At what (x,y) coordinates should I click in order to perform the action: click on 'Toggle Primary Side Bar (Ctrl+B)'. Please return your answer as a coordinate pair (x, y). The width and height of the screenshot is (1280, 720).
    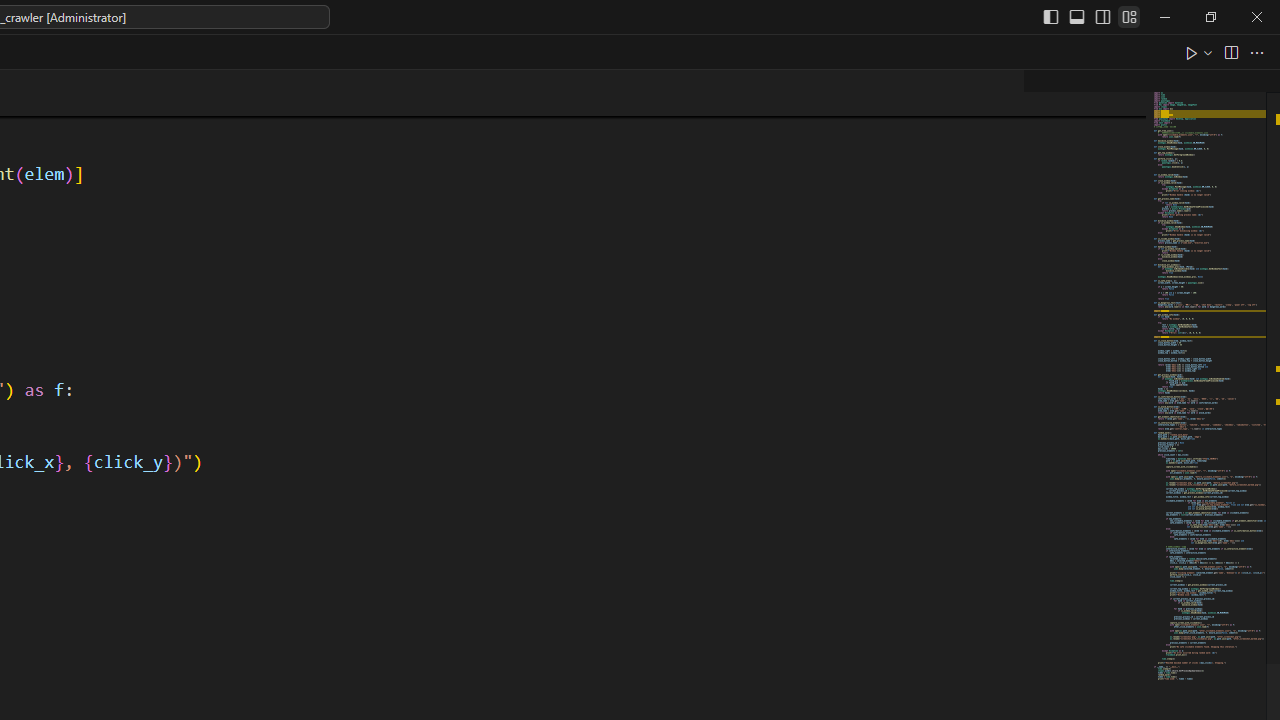
    Looking at the image, I should click on (1049, 16).